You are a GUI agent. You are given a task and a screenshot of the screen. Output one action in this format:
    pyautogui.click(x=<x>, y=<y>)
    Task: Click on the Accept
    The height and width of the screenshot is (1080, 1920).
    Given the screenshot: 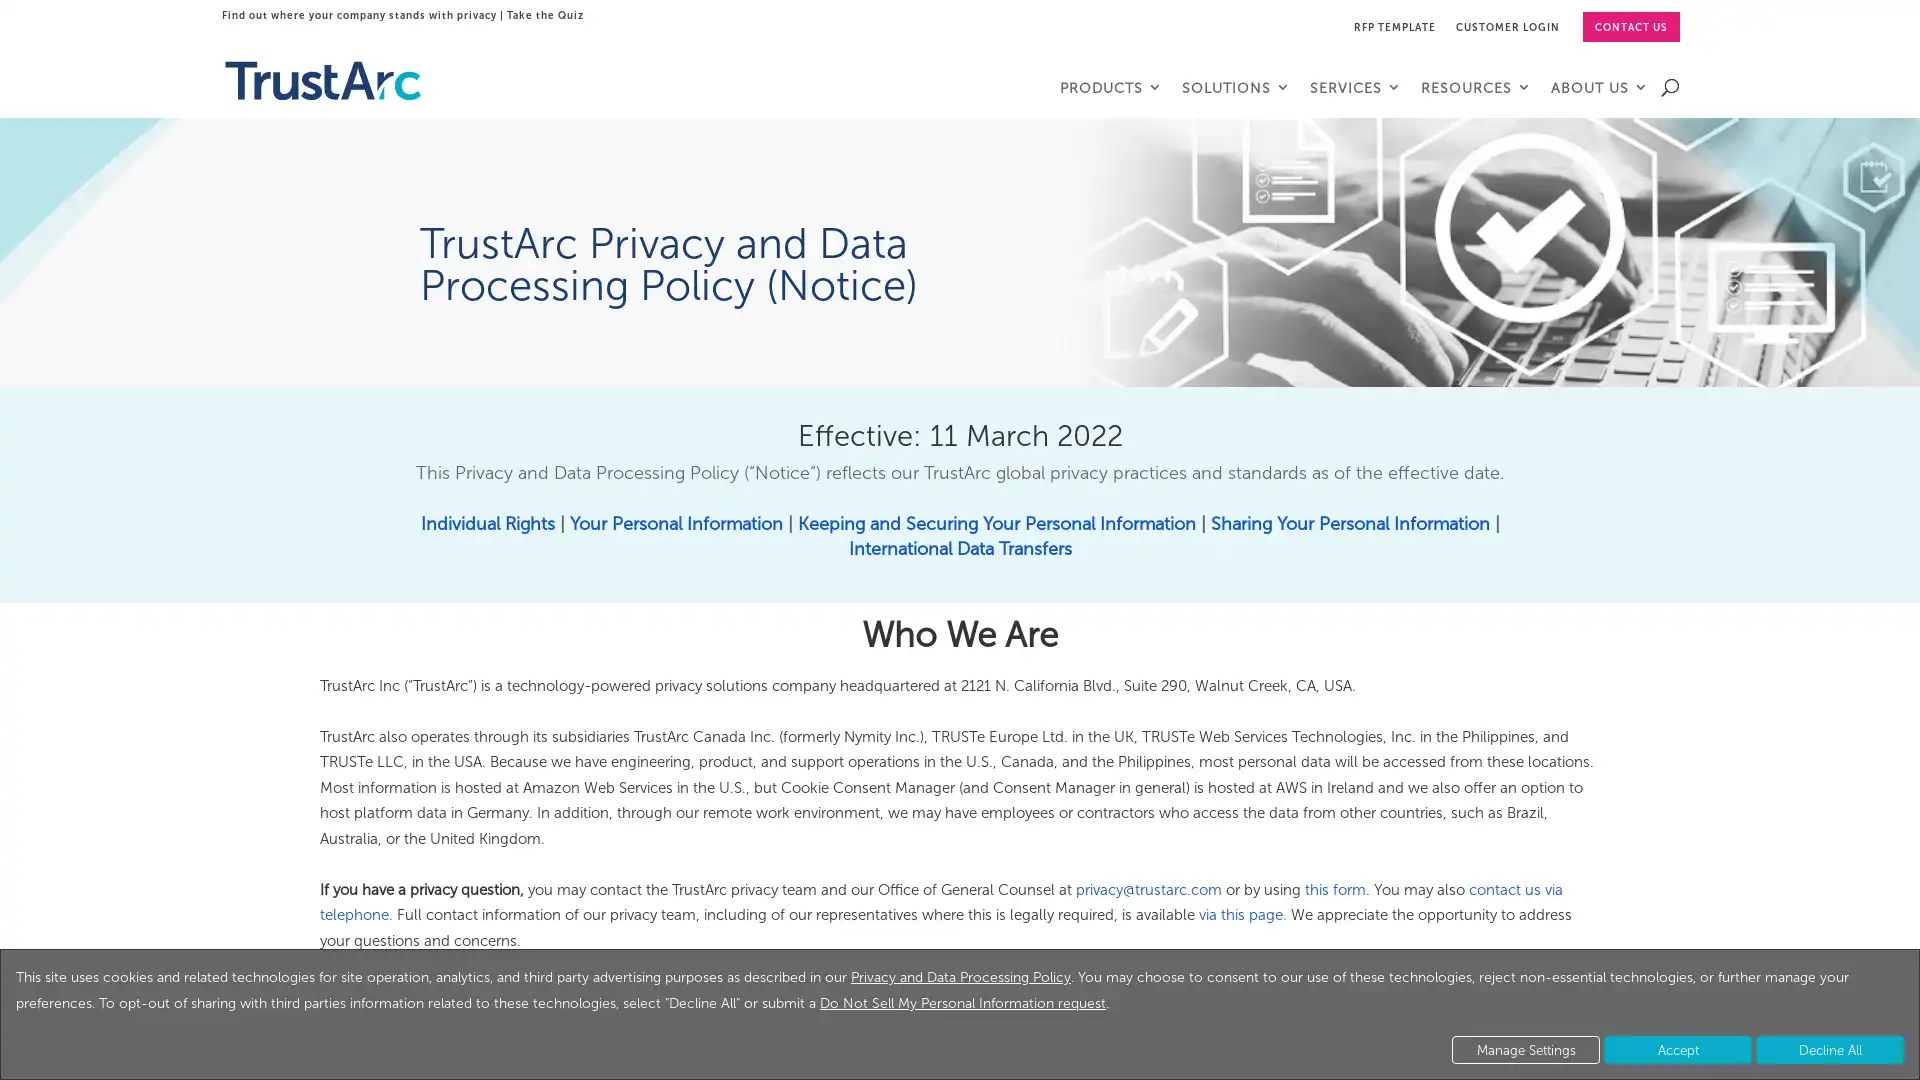 What is the action you would take?
    pyautogui.click(x=1678, y=1048)
    